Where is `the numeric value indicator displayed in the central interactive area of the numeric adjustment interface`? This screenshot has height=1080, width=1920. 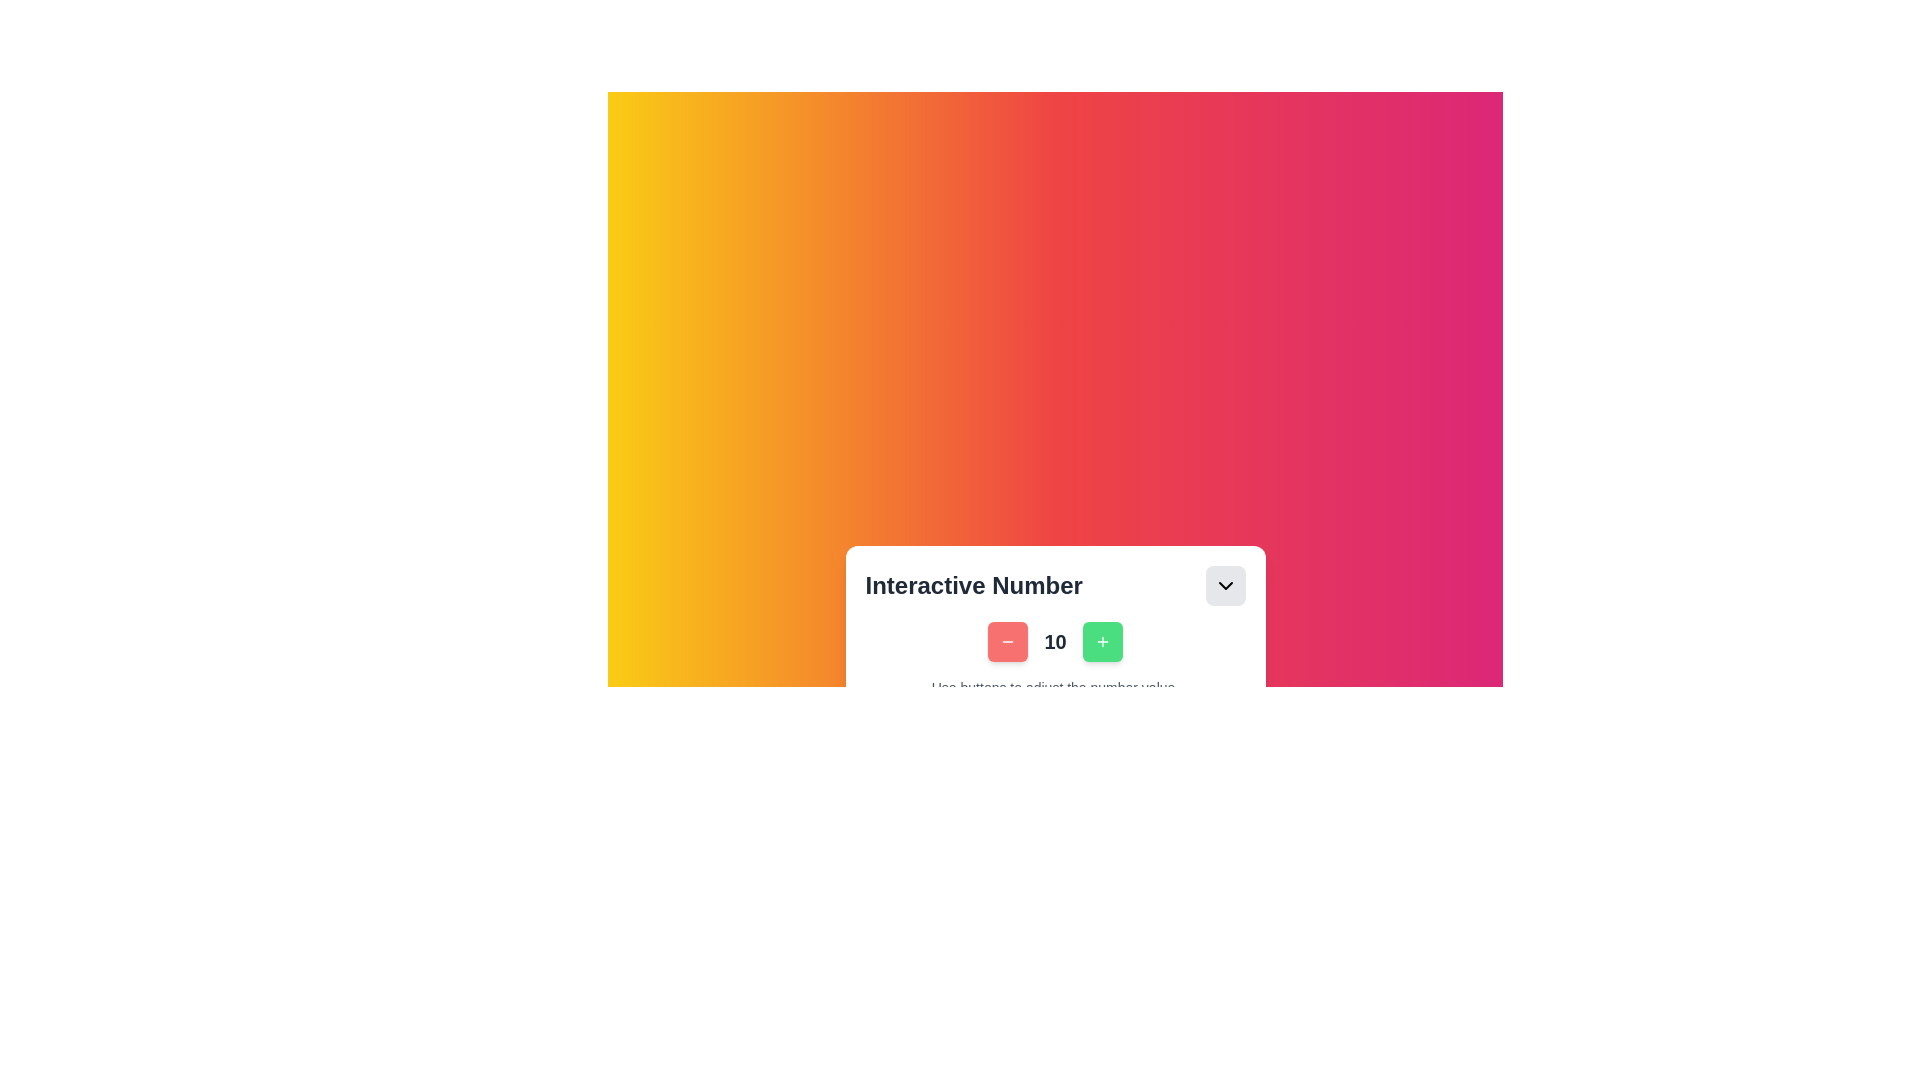
the numeric value indicator displayed in the central interactive area of the numeric adjustment interface is located at coordinates (1054, 641).